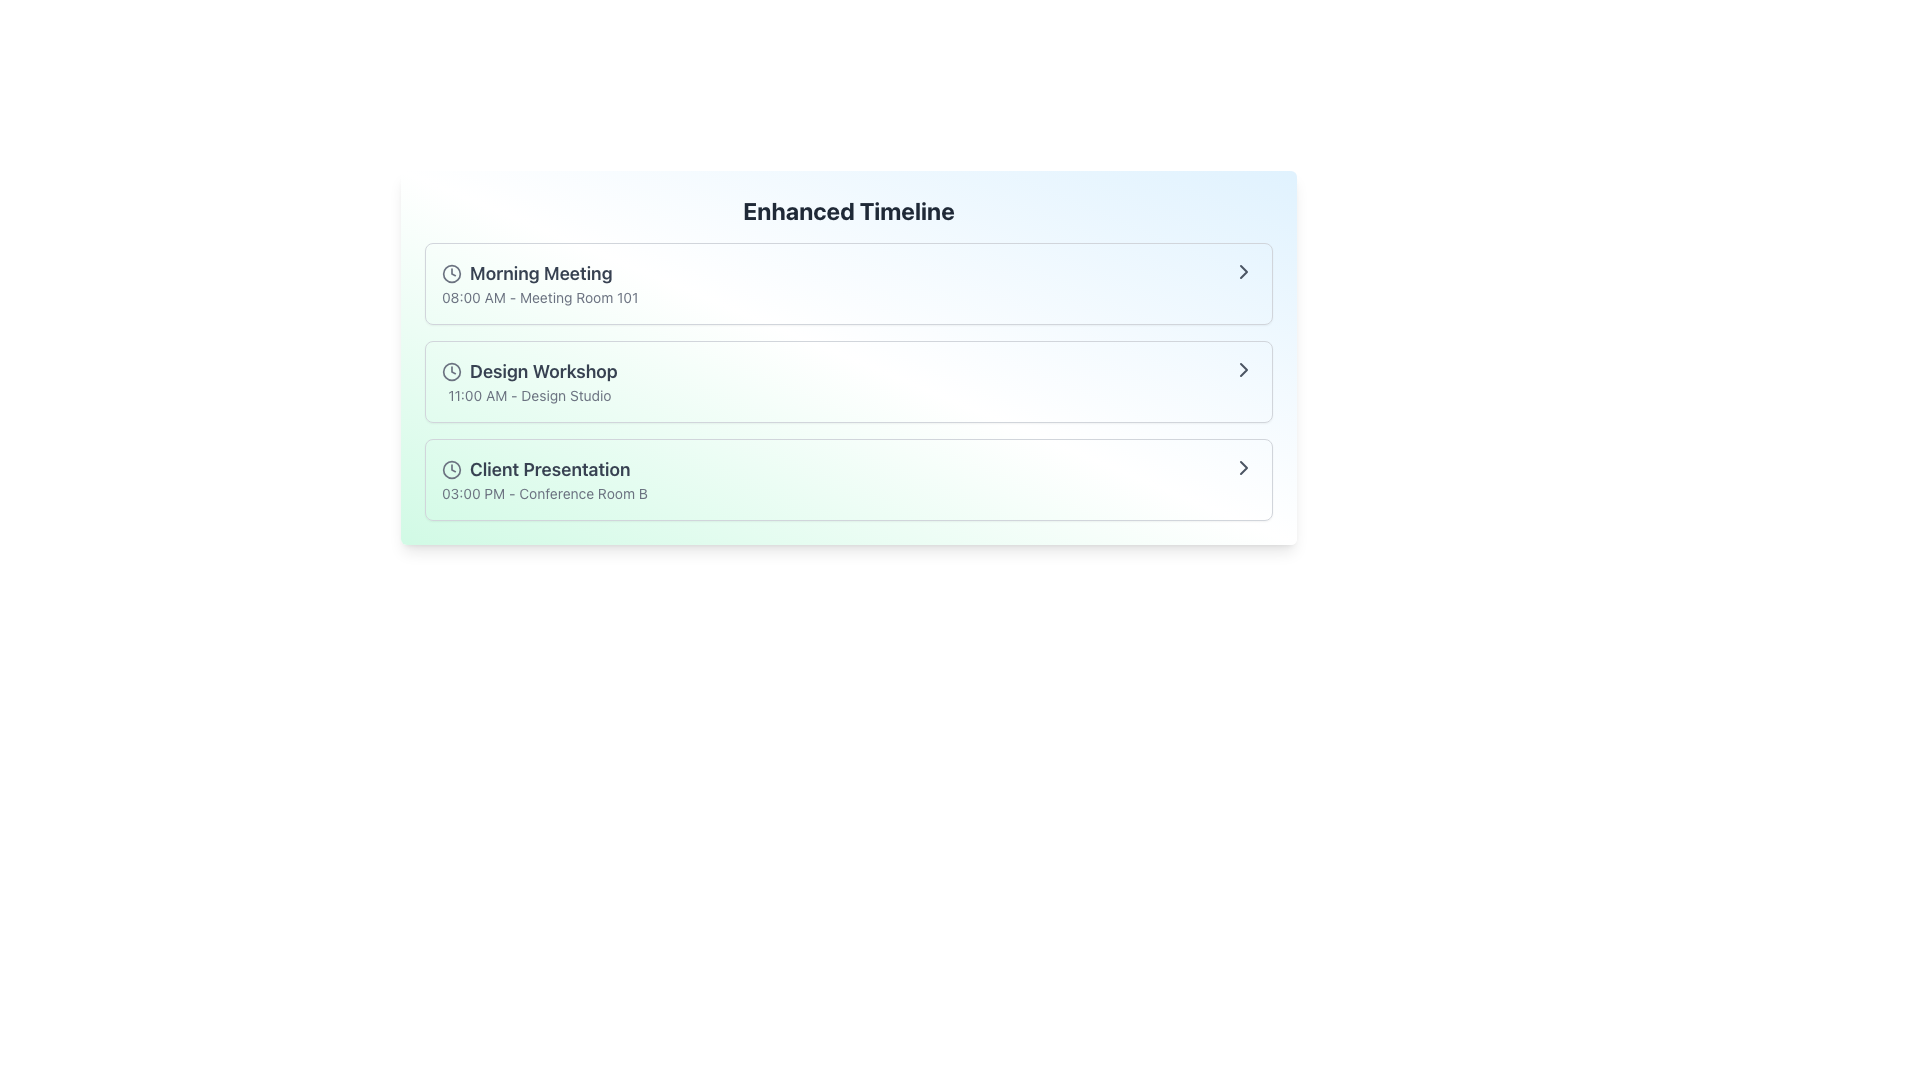 This screenshot has height=1080, width=1920. Describe the element at coordinates (1242, 370) in the screenshot. I see `the rightmost arrow-shaped button in the 'Design Workshop' entry of the timeline interface` at that location.